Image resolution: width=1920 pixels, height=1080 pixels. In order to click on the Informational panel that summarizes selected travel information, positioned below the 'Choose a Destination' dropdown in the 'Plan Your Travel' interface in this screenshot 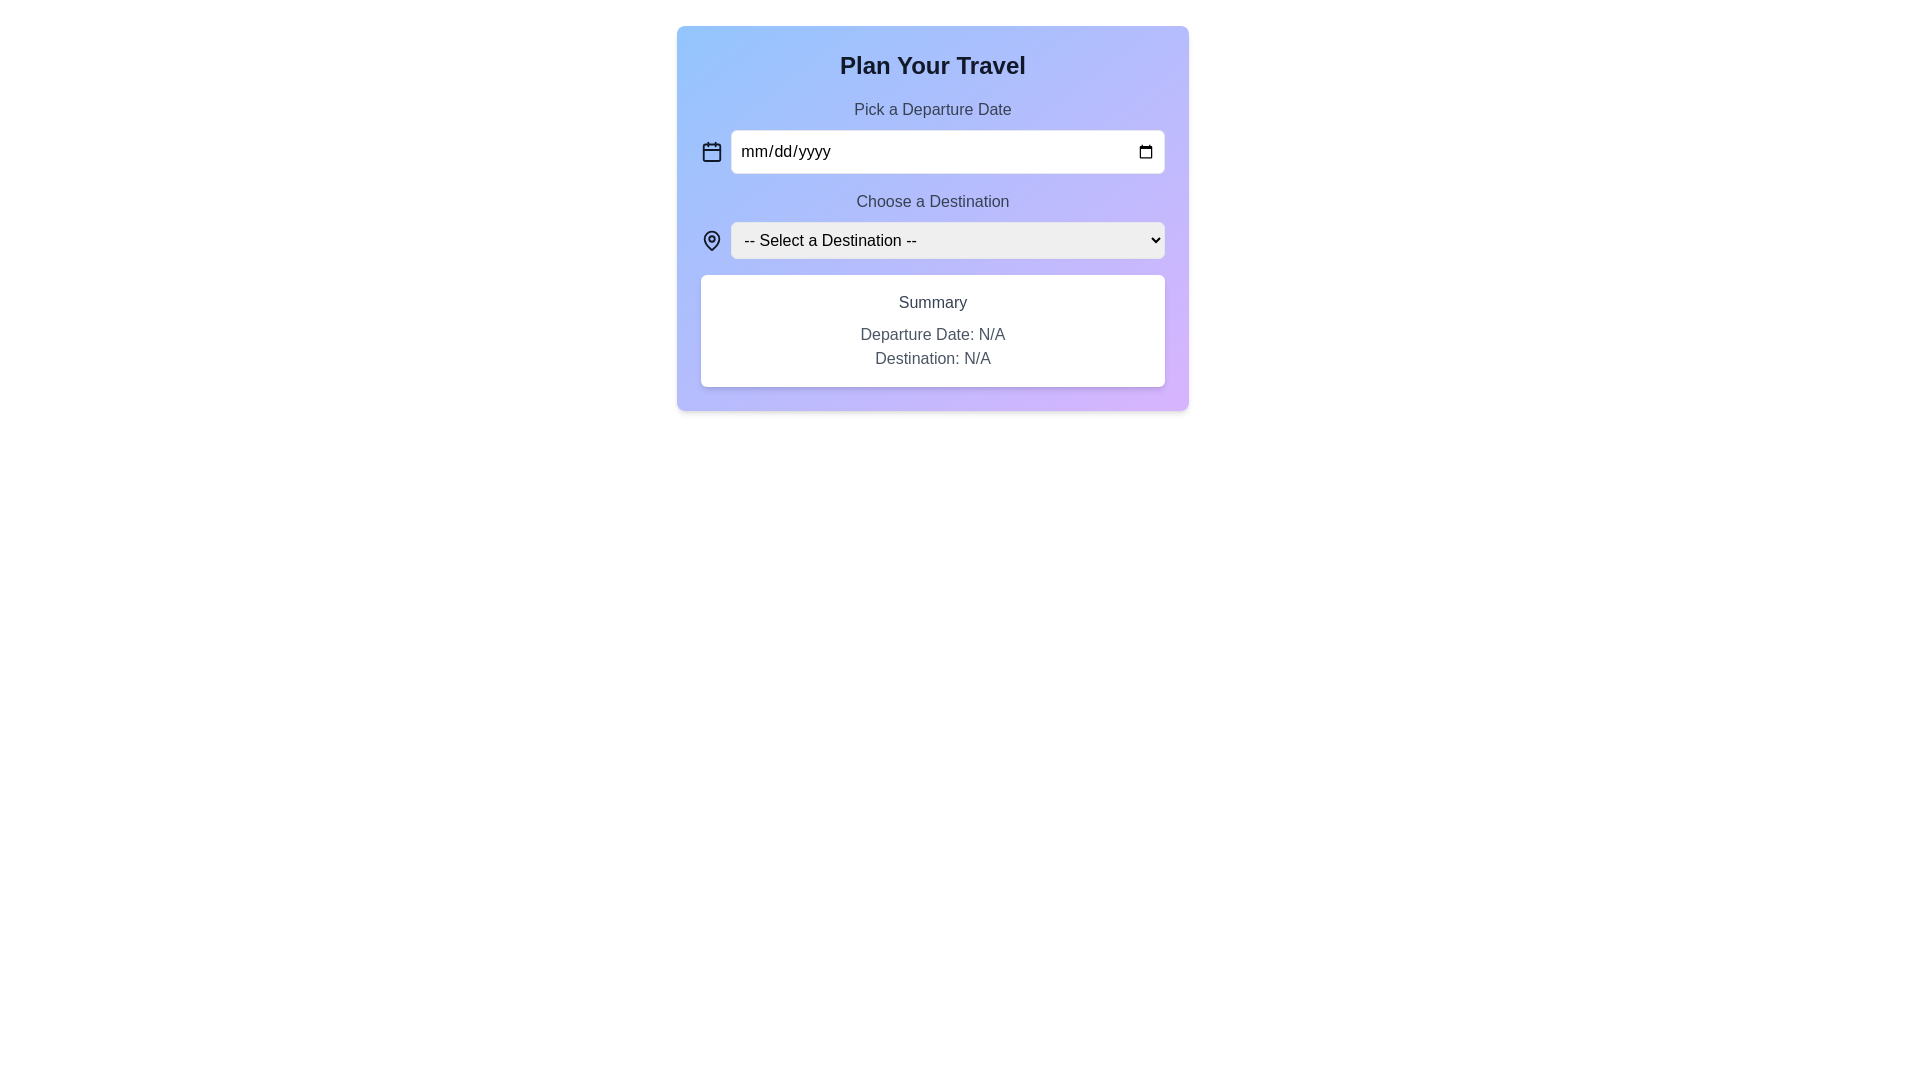, I will do `click(931, 330)`.